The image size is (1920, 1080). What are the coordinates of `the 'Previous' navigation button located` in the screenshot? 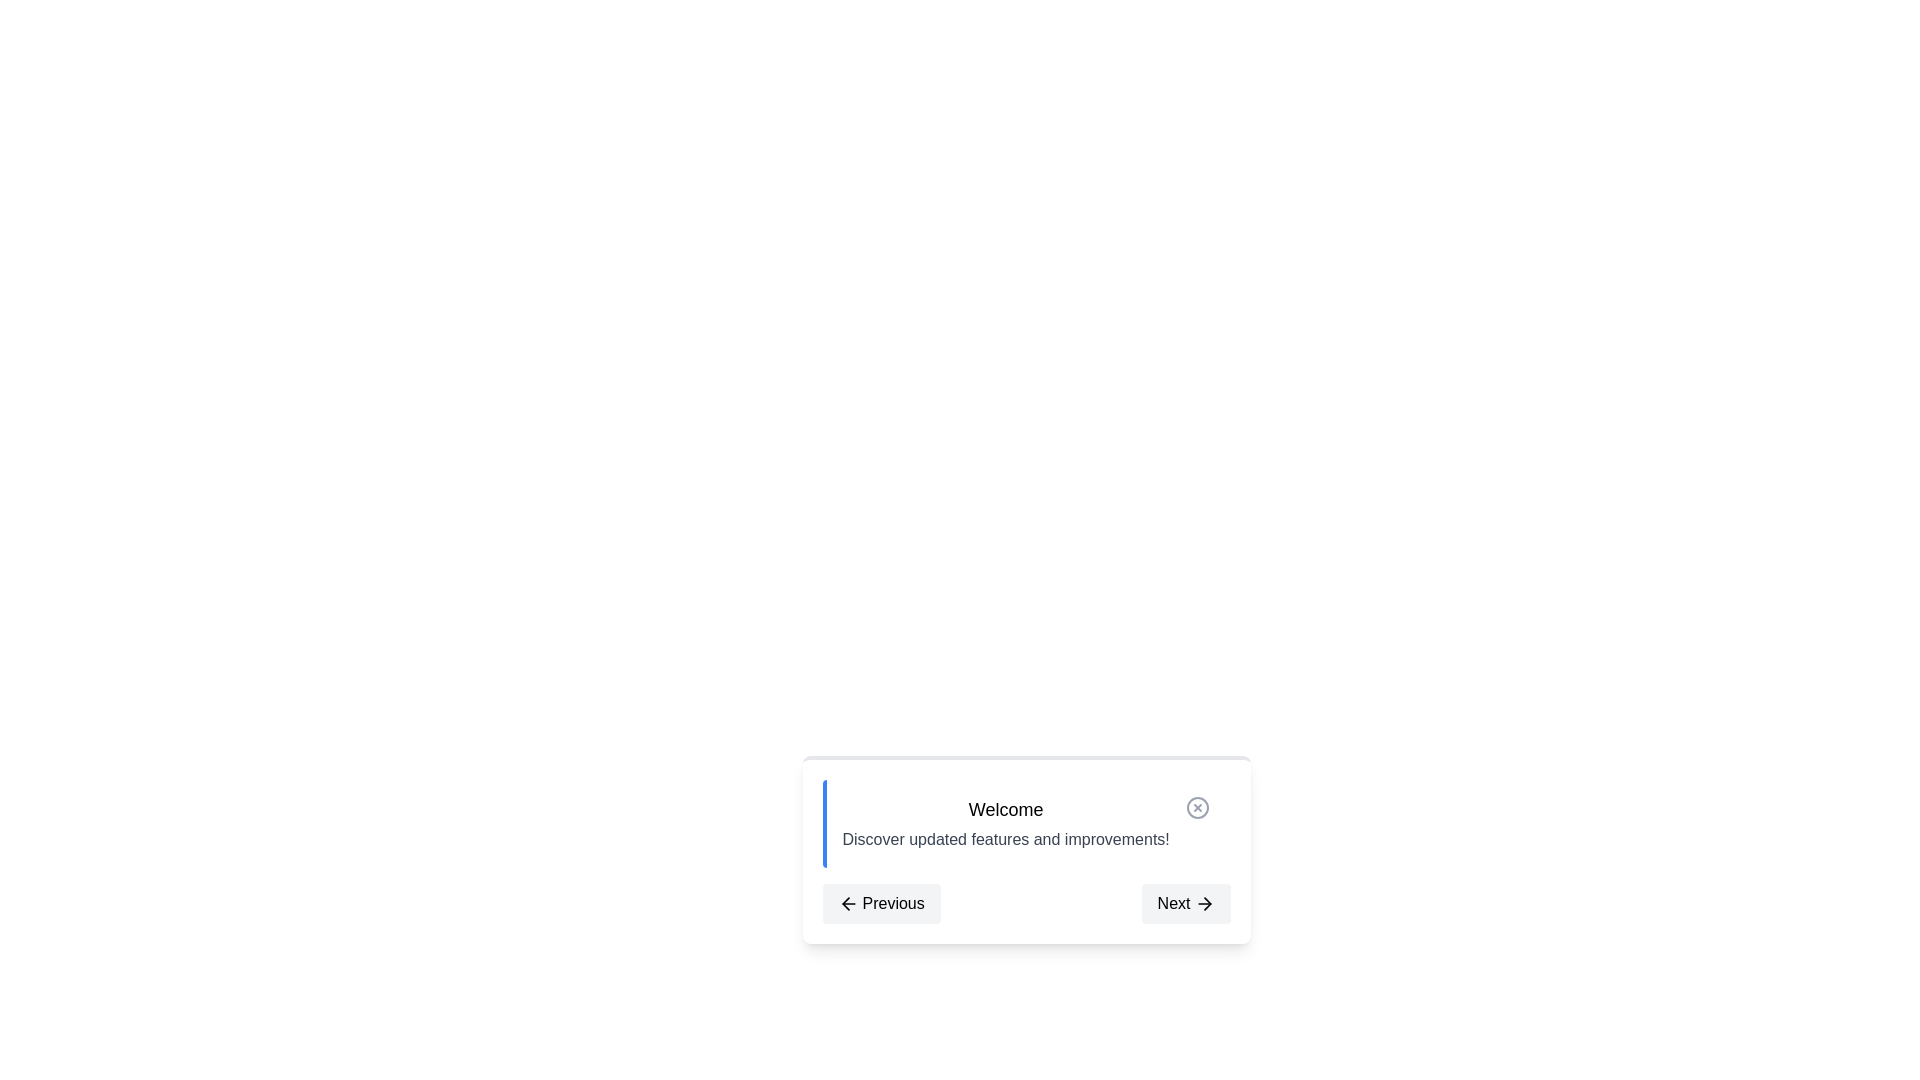 It's located at (892, 903).